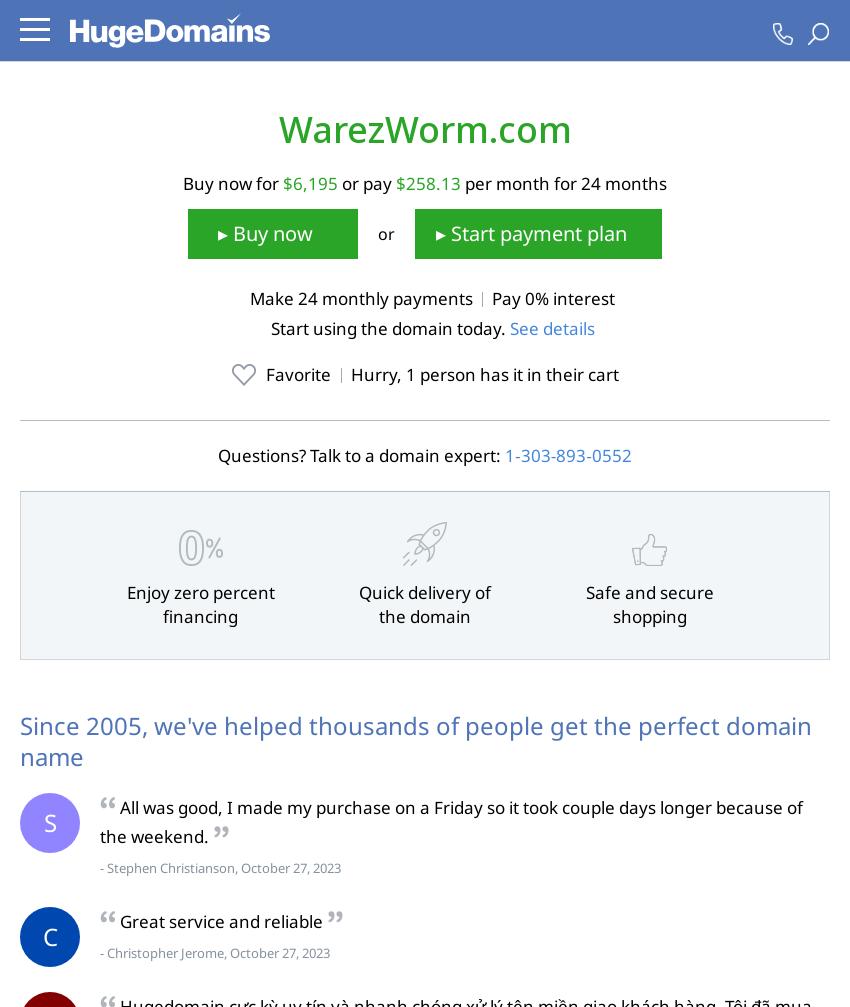 This screenshot has height=1007, width=850. Describe the element at coordinates (360, 455) in the screenshot. I see `'Questions? Talk to a domain expert:'` at that location.